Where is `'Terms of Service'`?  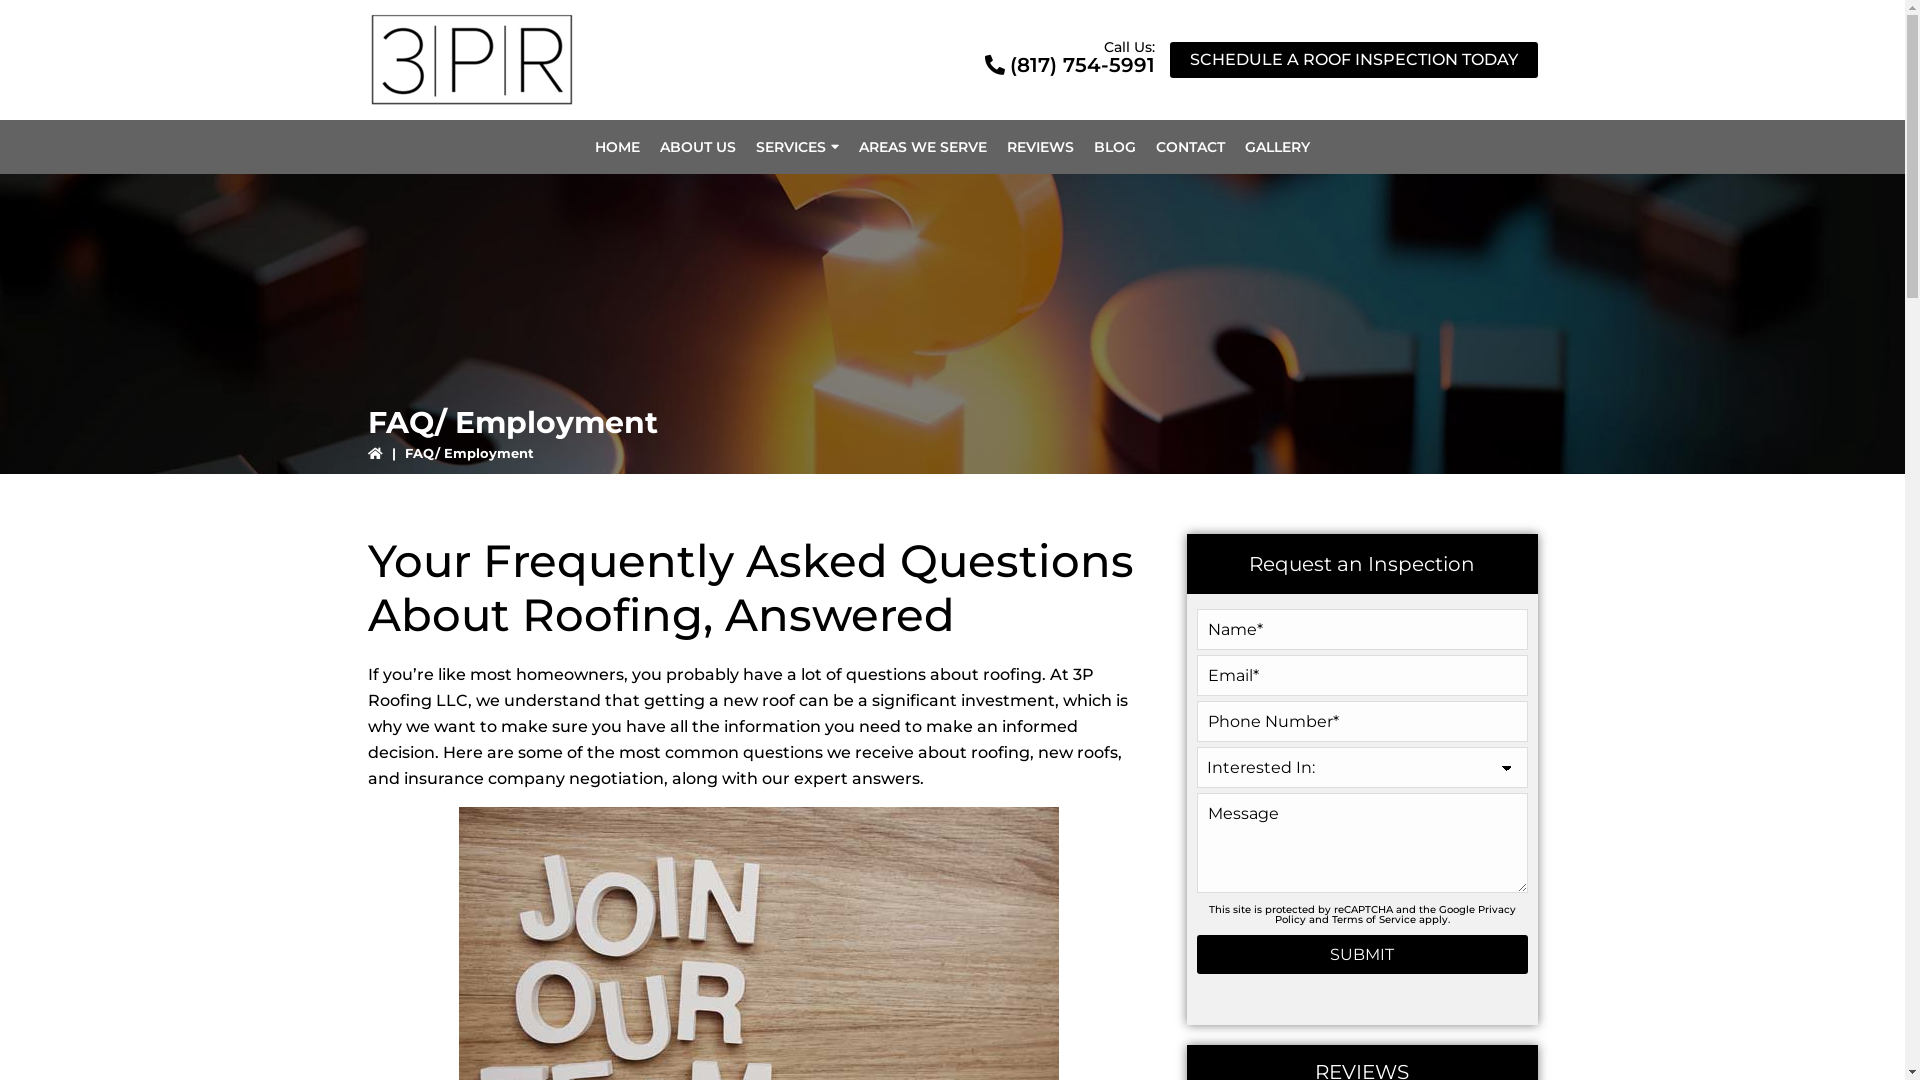
'Terms of Service' is located at coordinates (1372, 919).